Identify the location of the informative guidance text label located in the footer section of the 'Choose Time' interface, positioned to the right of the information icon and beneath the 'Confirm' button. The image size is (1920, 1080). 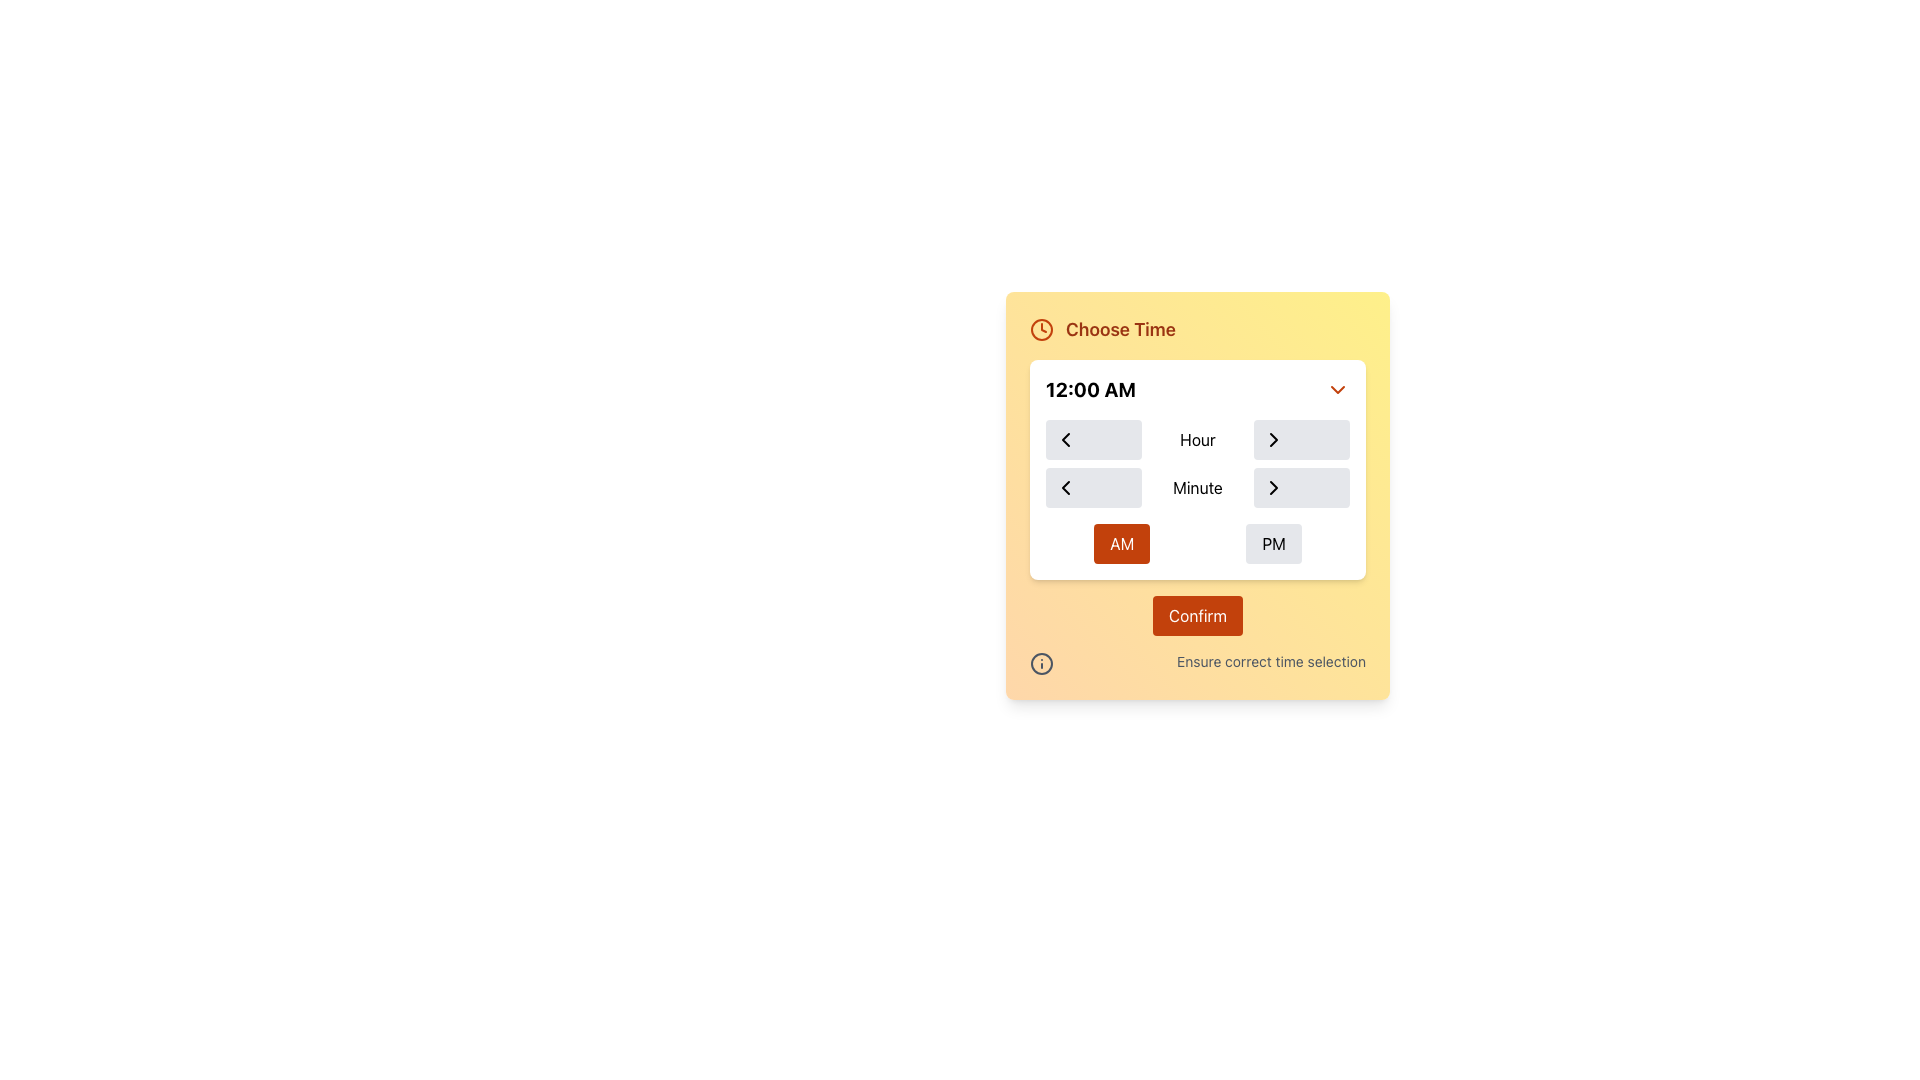
(1270, 663).